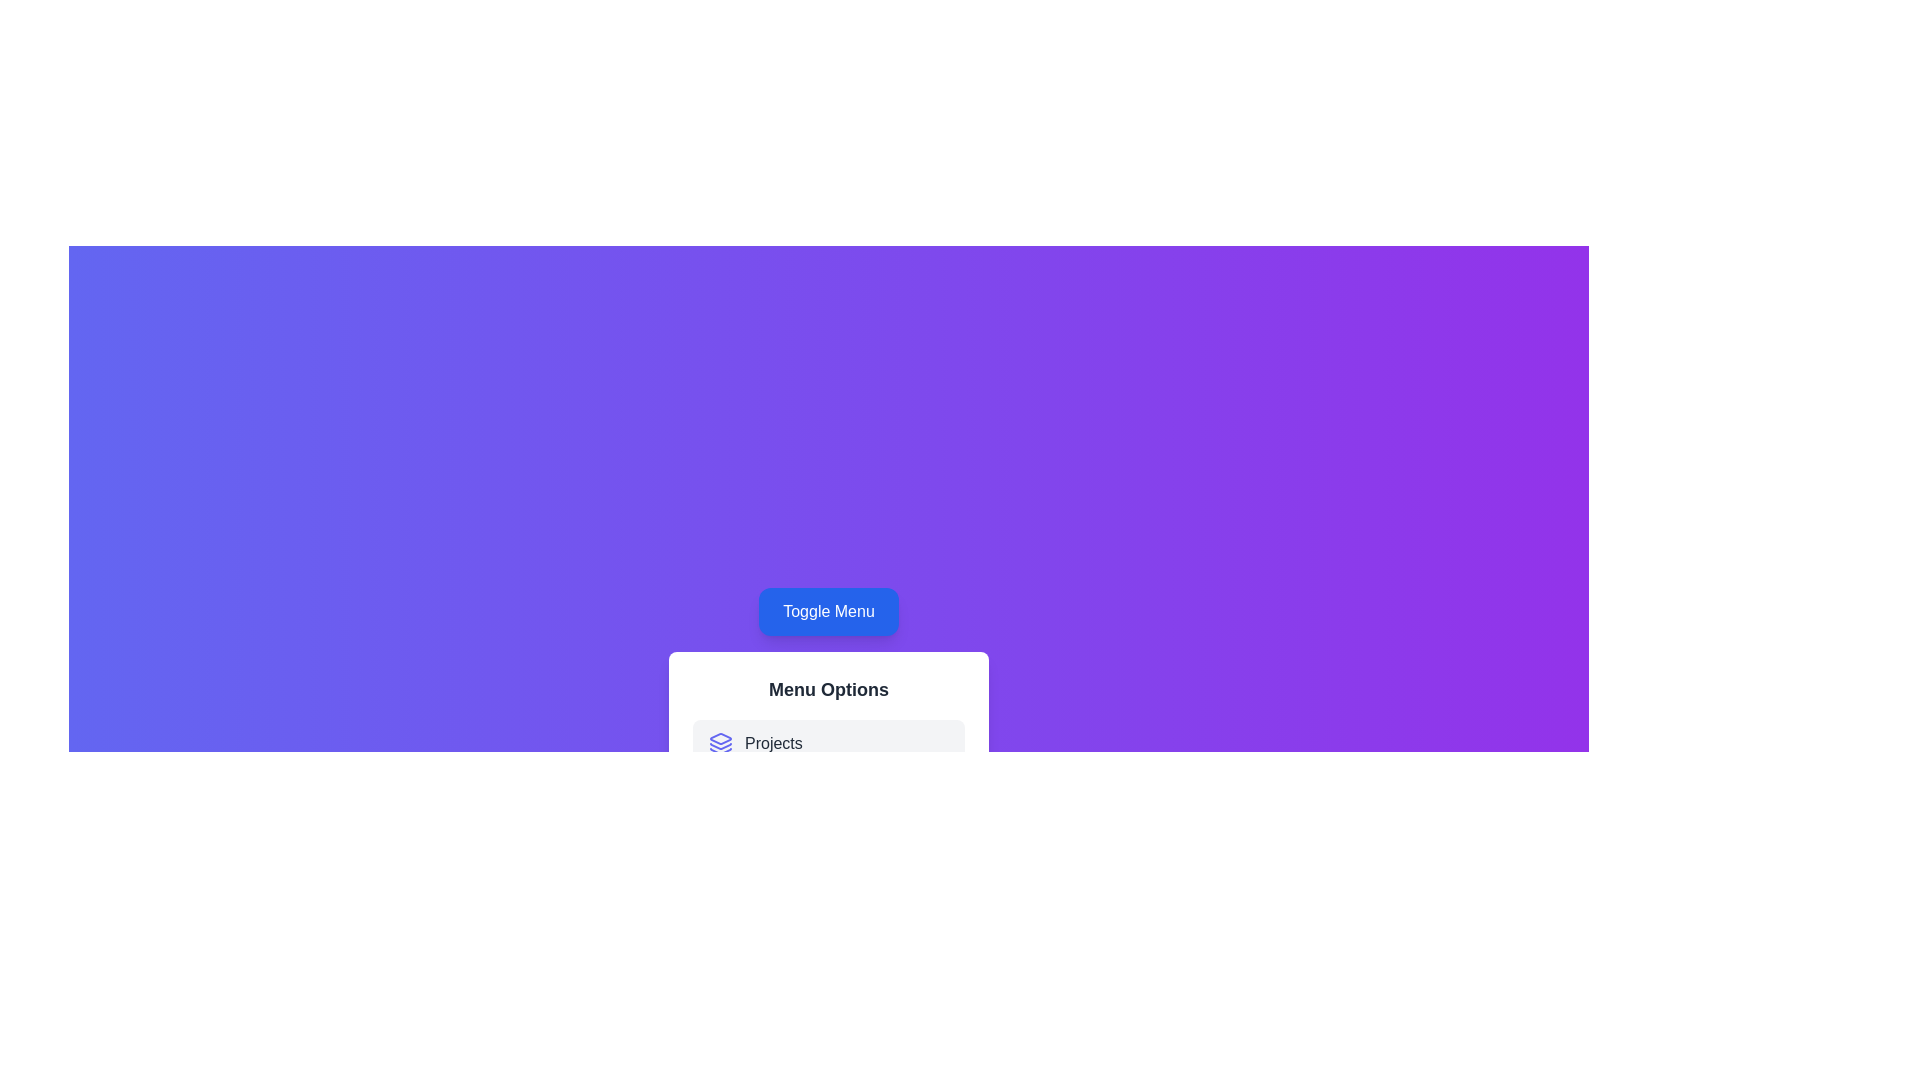 The image size is (1920, 1080). Describe the element at coordinates (720, 744) in the screenshot. I see `the icon associated with the menu item Projects` at that location.